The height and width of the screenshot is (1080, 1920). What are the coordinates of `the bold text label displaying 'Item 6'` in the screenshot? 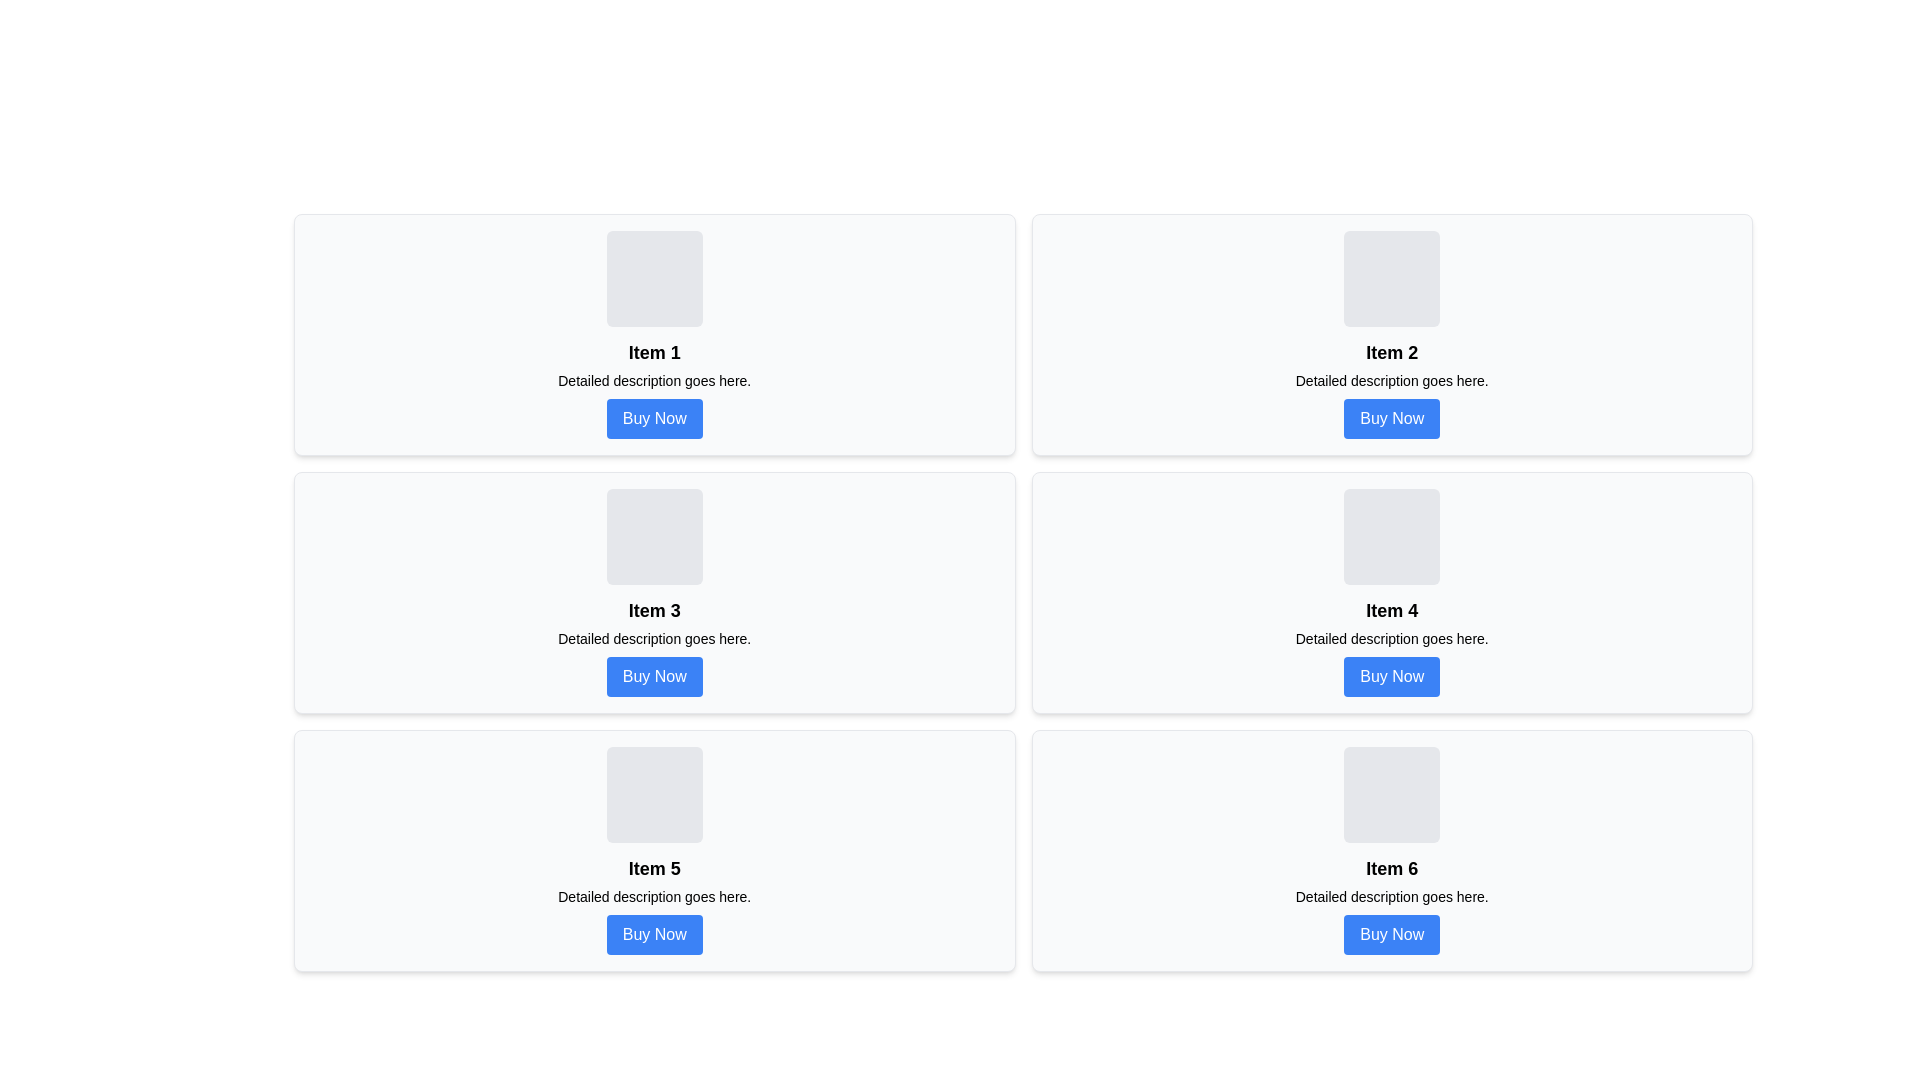 It's located at (1391, 867).